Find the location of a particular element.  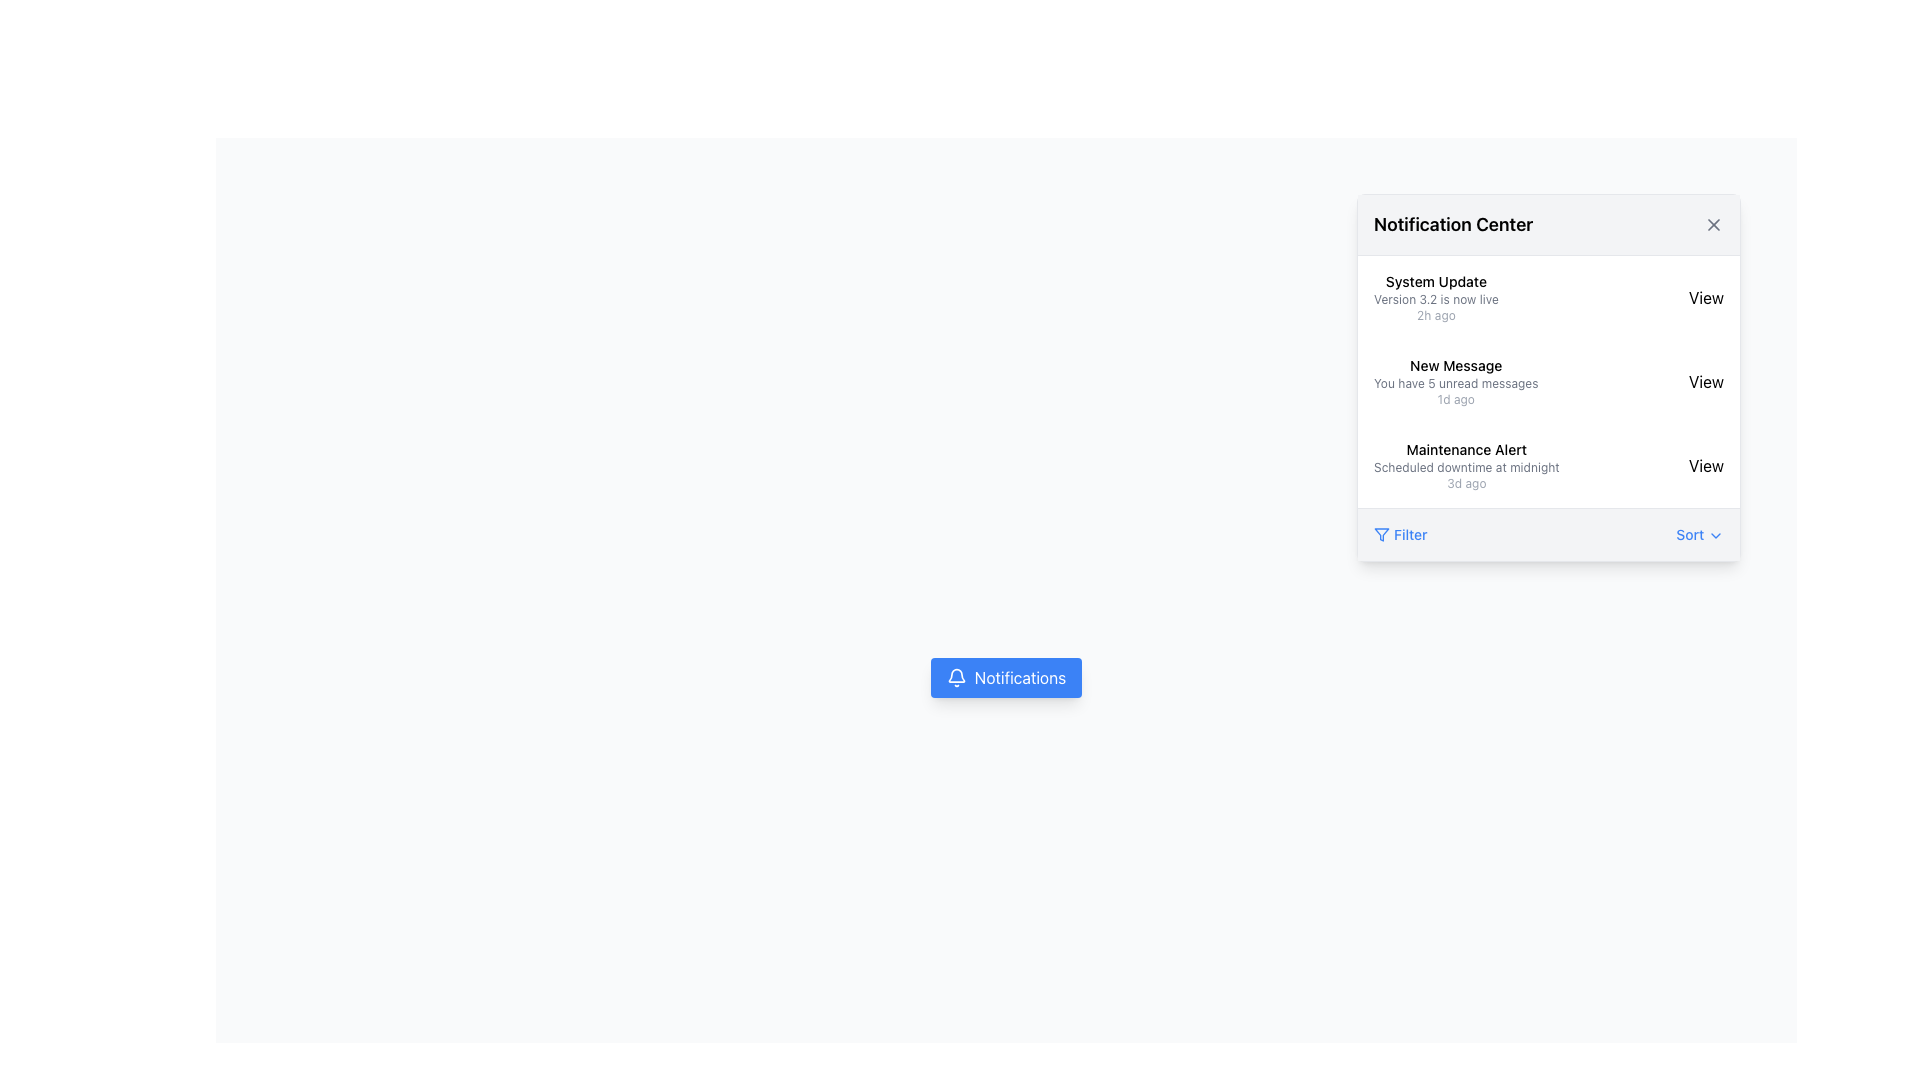

the descriptive text label that indicates unread messages, located in the notification panel beneath the 'New Message' title and above the timestamp '1d ago' is located at coordinates (1456, 384).